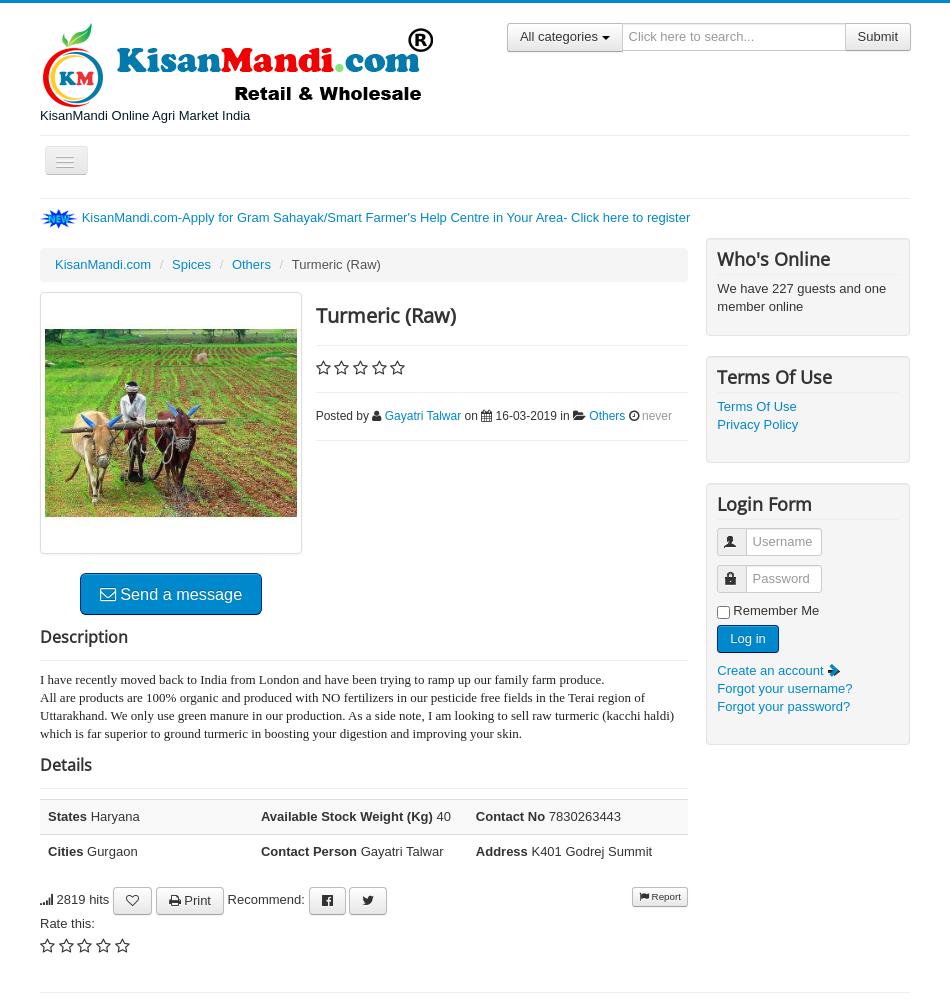 The image size is (950, 1000). Describe the element at coordinates (39, 636) in the screenshot. I see `'Description'` at that location.